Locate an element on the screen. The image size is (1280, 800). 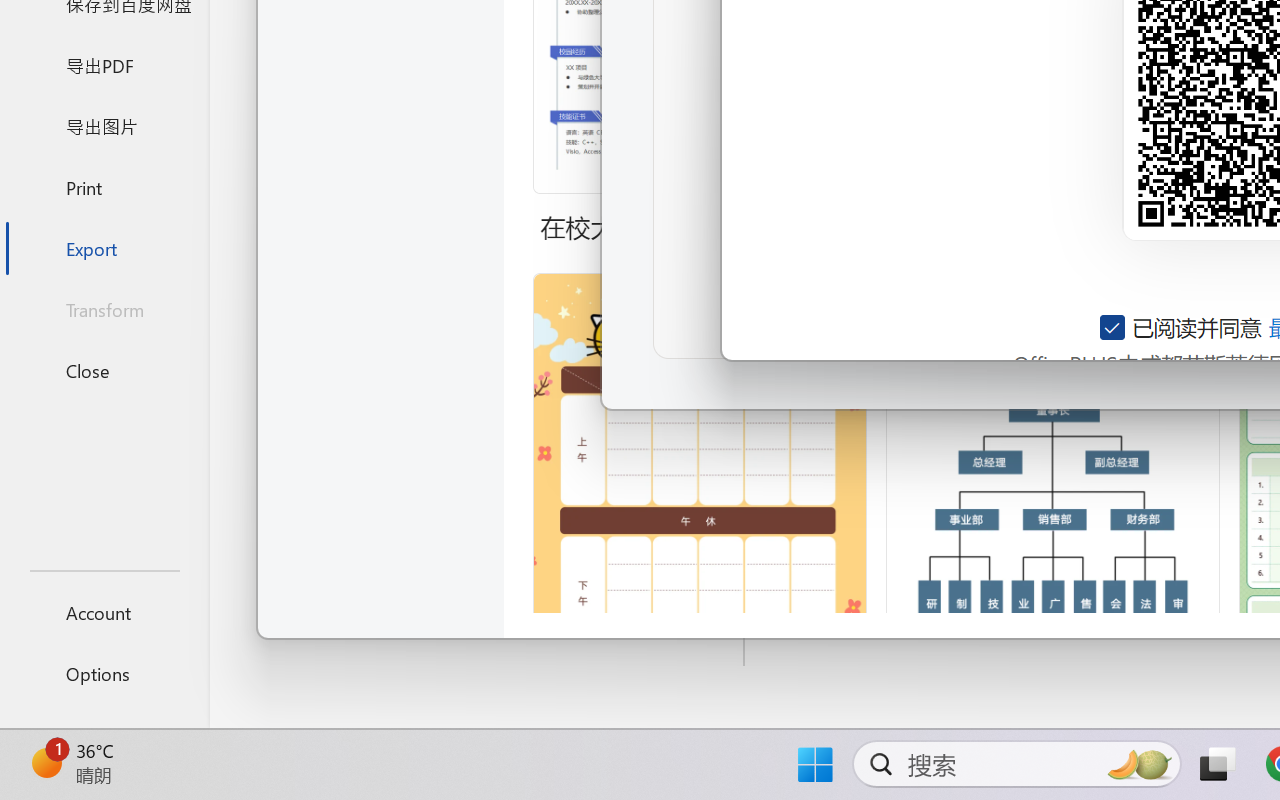
'AutomationID: checkbox-14' is located at coordinates (1113, 326).